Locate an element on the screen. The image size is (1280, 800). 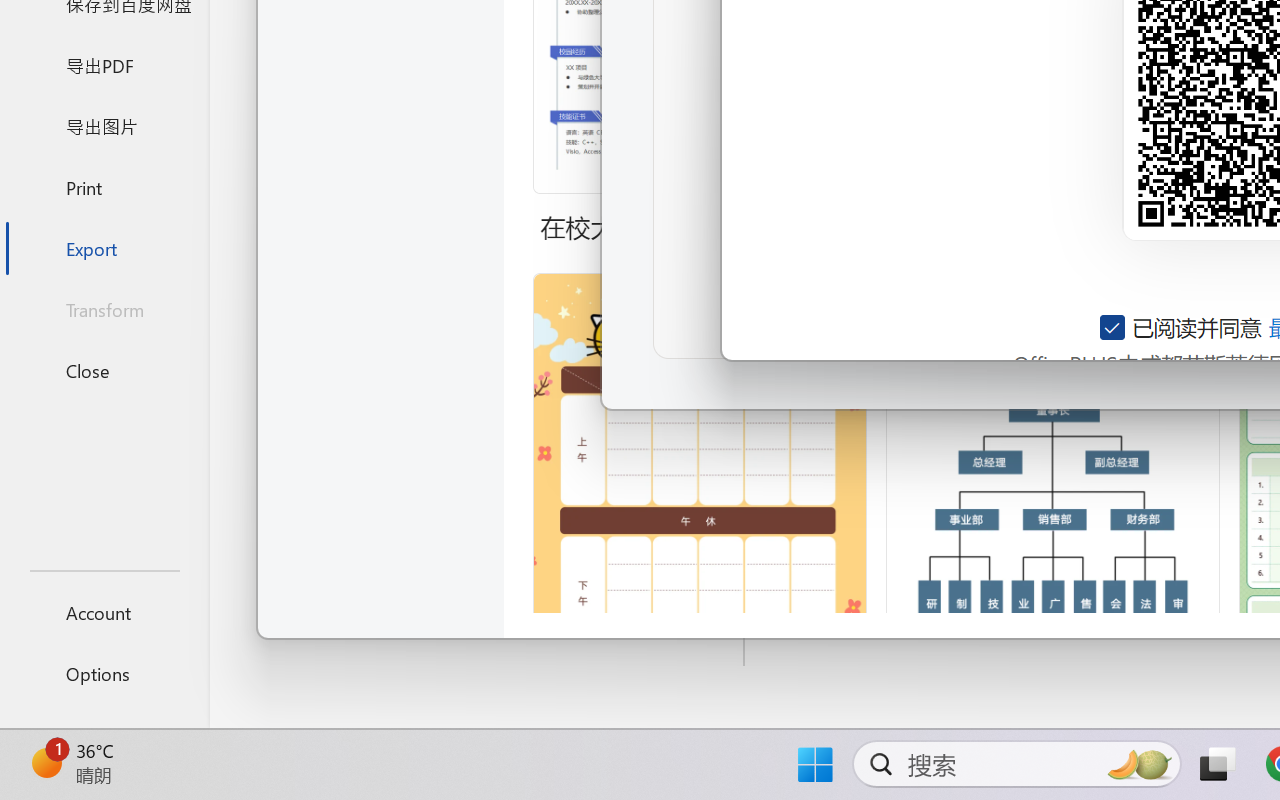
'AutomationID: checkbox-14' is located at coordinates (1113, 326).